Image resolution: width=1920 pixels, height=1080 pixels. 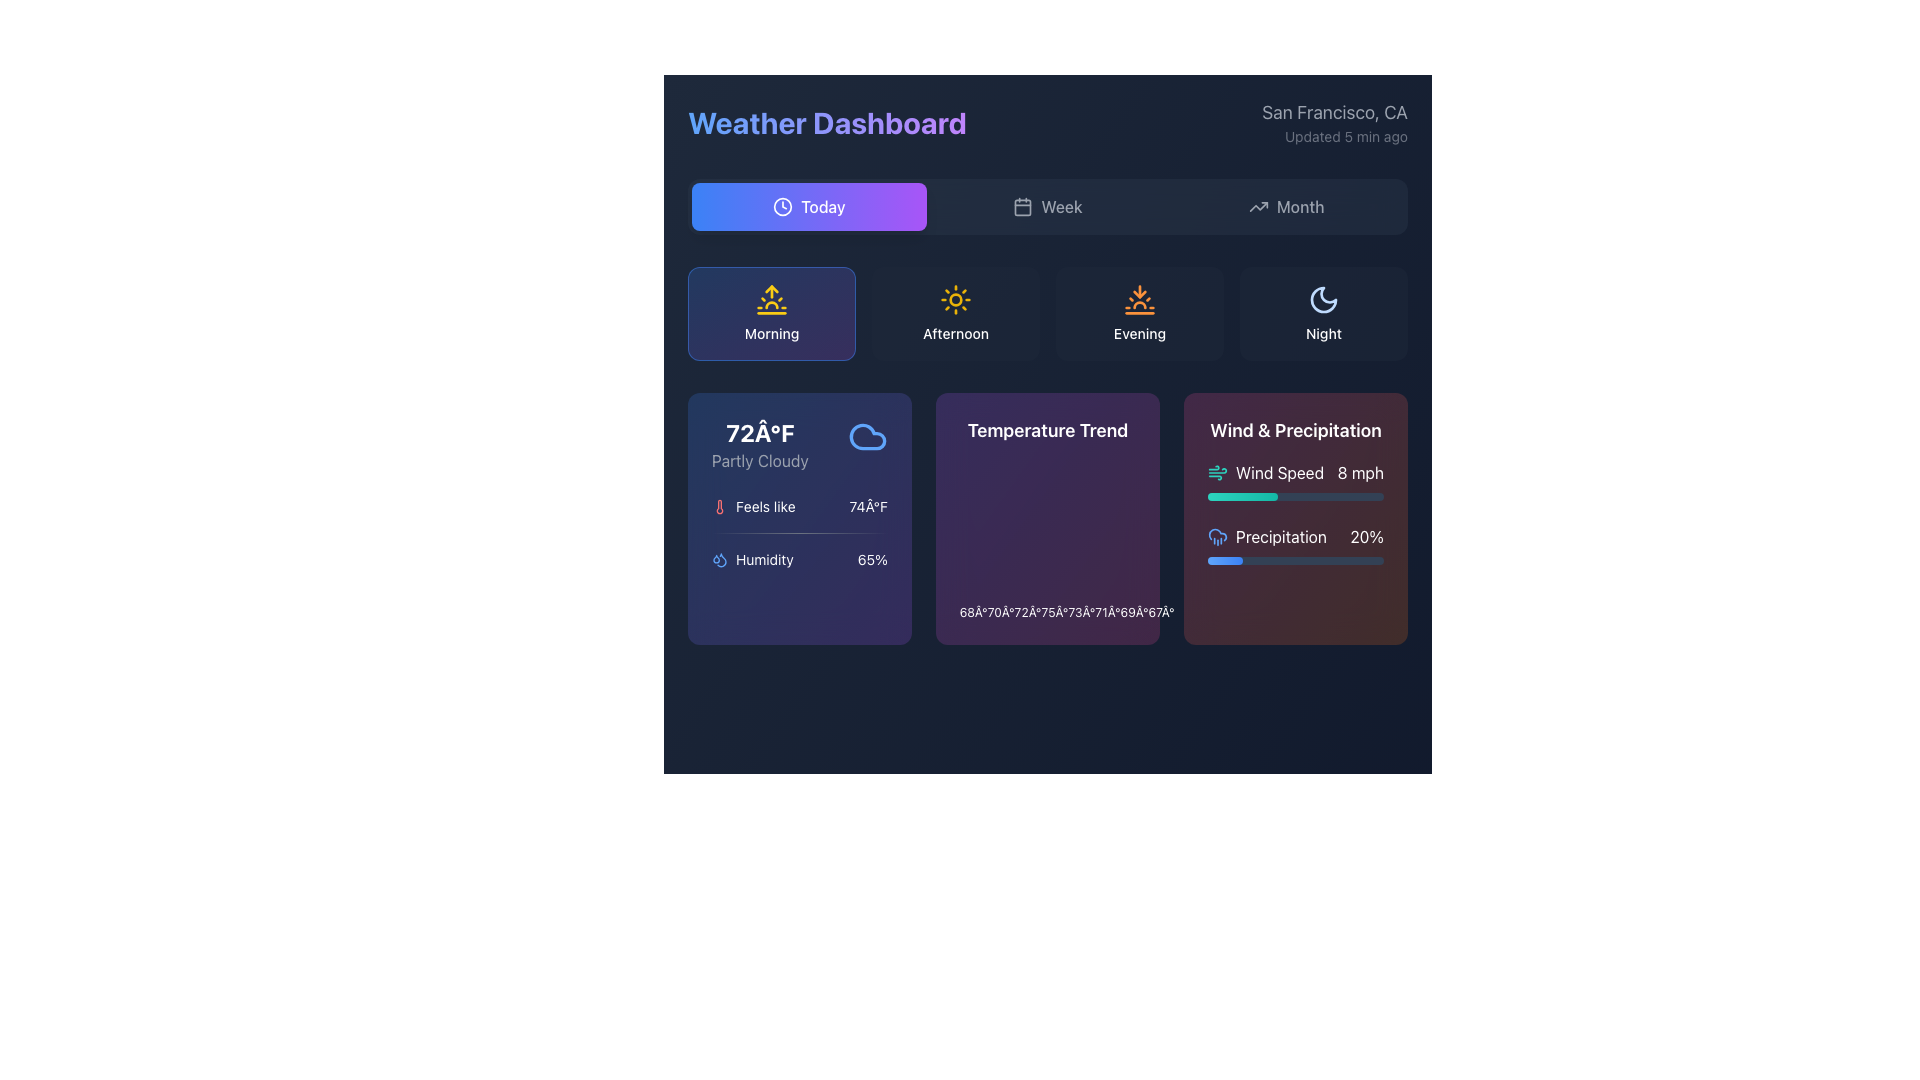 What do you see at coordinates (1107, 608) in the screenshot?
I see `text label '71°' associated with the sixth vertical bar in the trend chart, which is styled with a gradient from purple to pink and has a rounded top` at bounding box center [1107, 608].